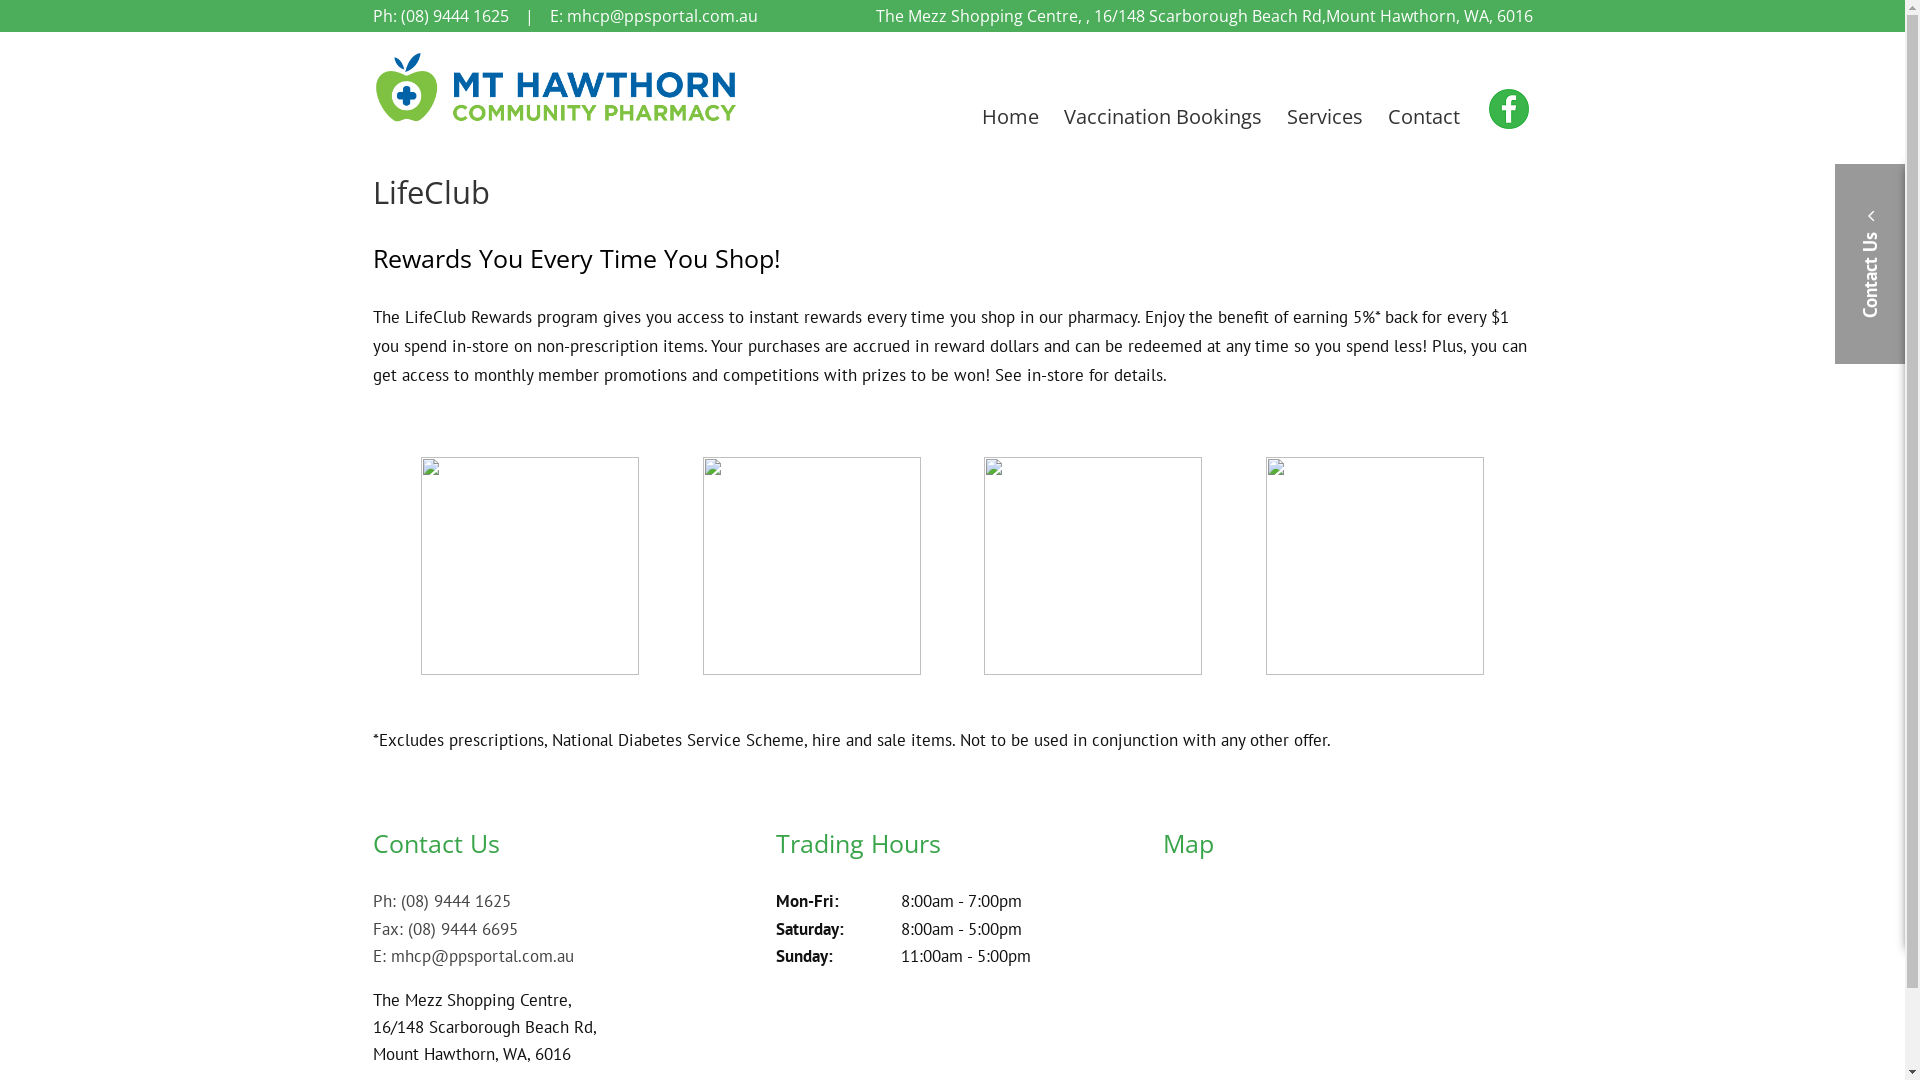 Image resolution: width=1920 pixels, height=1080 pixels. I want to click on 'Home', so click(1010, 116).